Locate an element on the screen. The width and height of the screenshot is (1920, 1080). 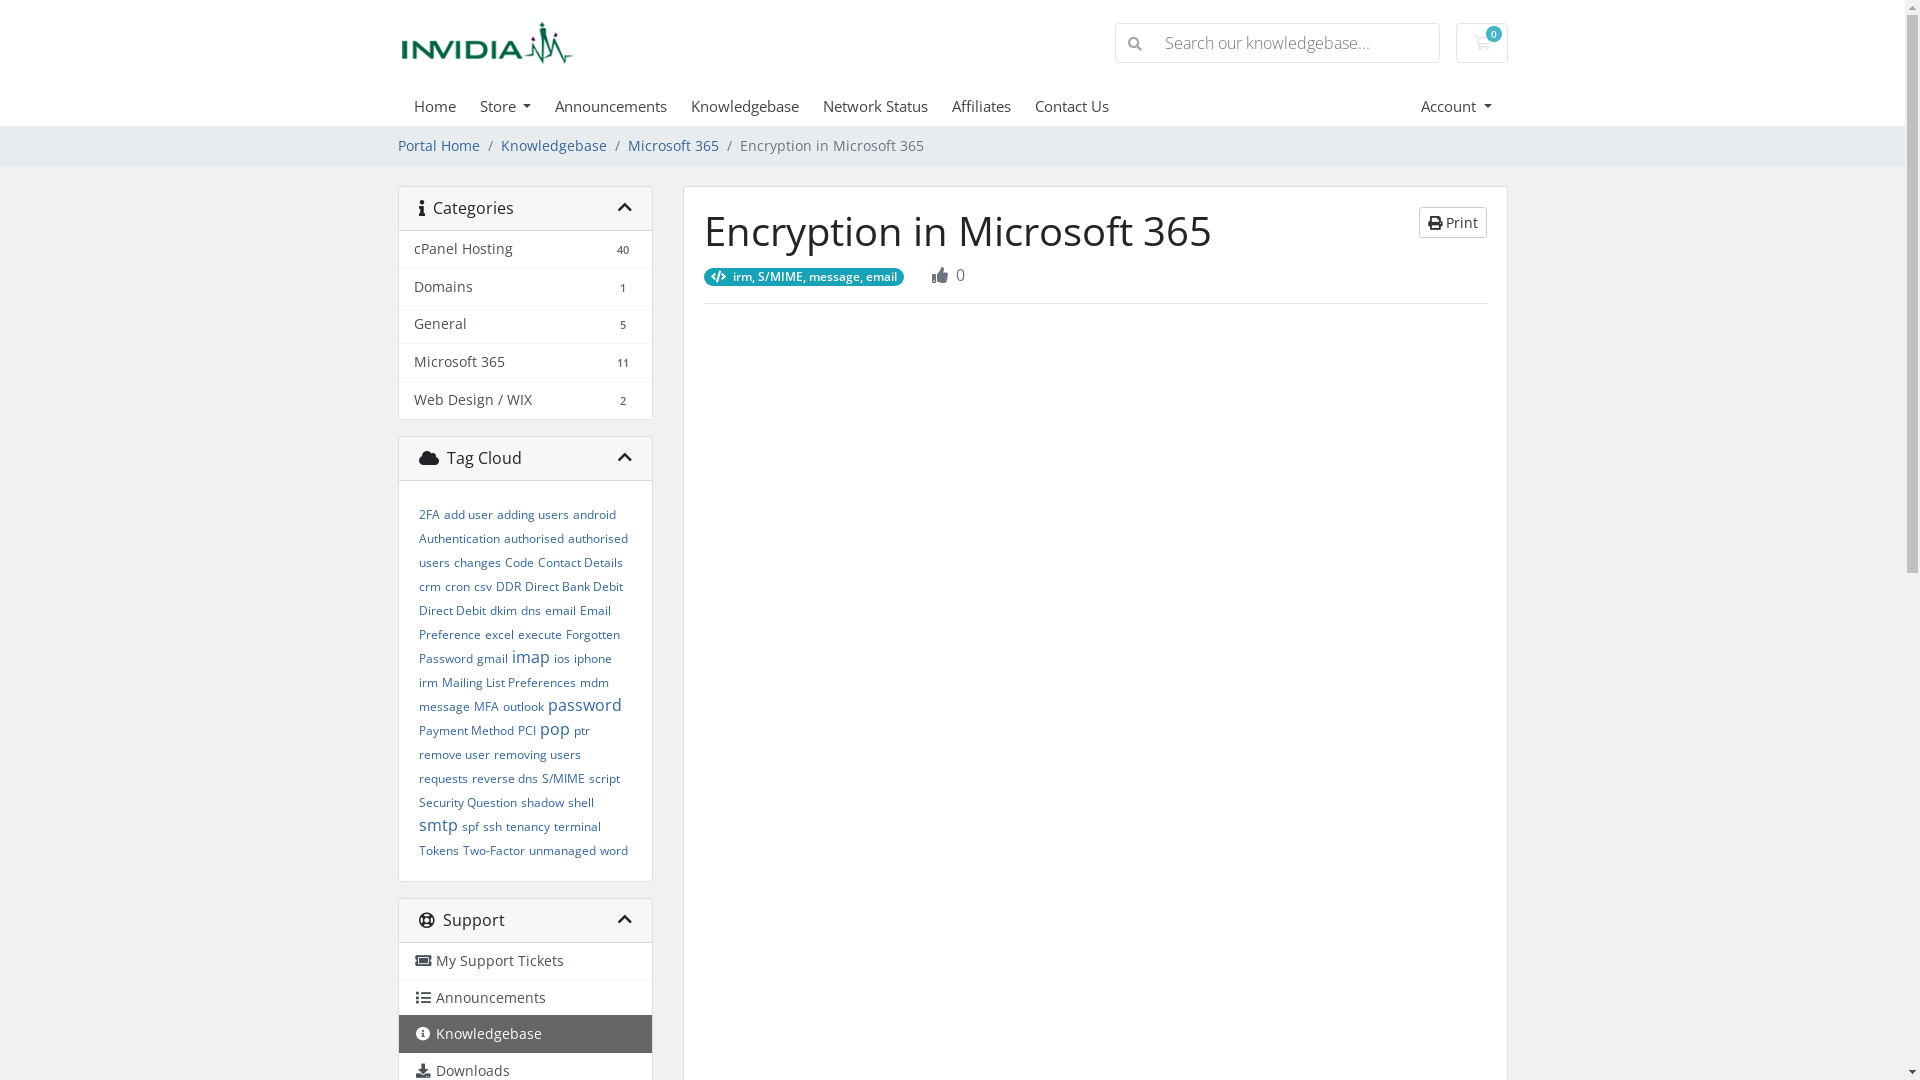
'General is located at coordinates (524, 323).